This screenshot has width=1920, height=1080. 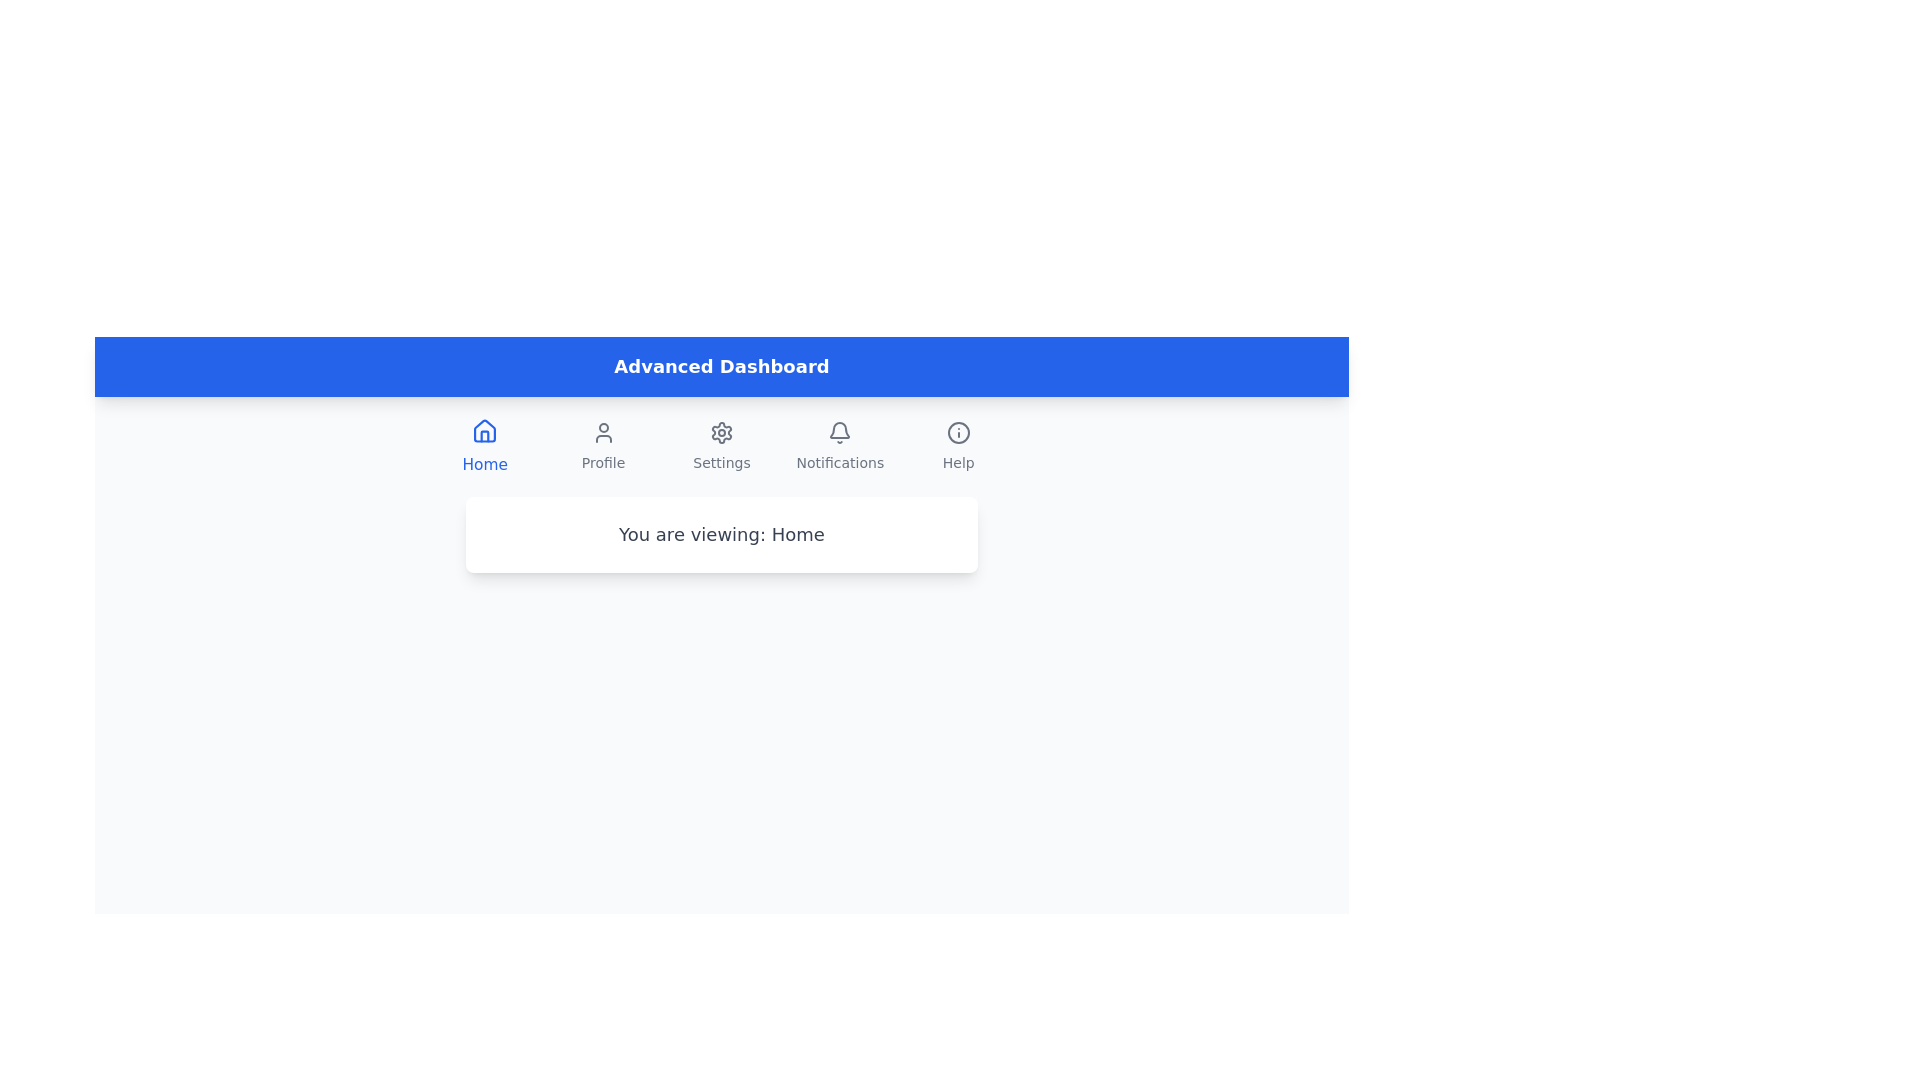 What do you see at coordinates (720, 431) in the screenshot?
I see `the settings icon button located in the navigation bar below the 'Advanced Dashboard' title` at bounding box center [720, 431].